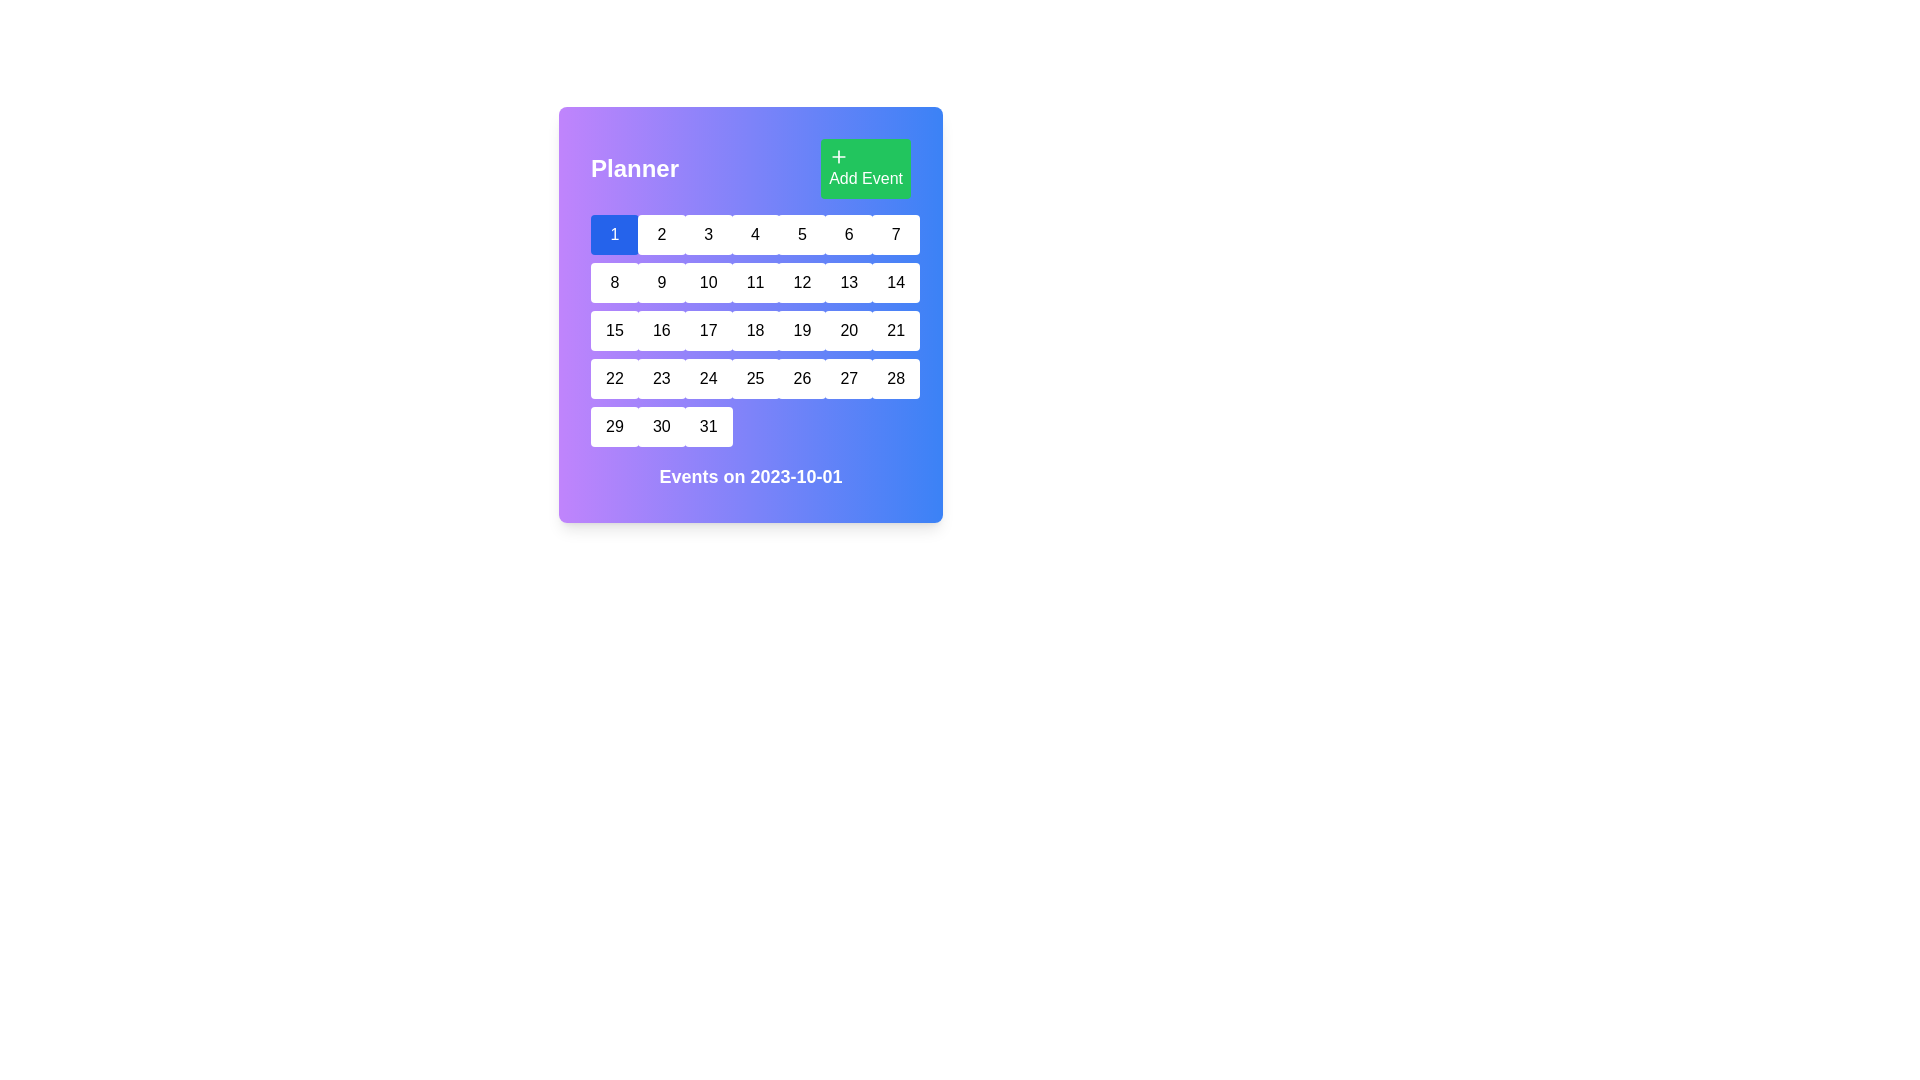  What do you see at coordinates (849, 378) in the screenshot?
I see `the button displaying '27' located in the fourth row of a grid layout` at bounding box center [849, 378].